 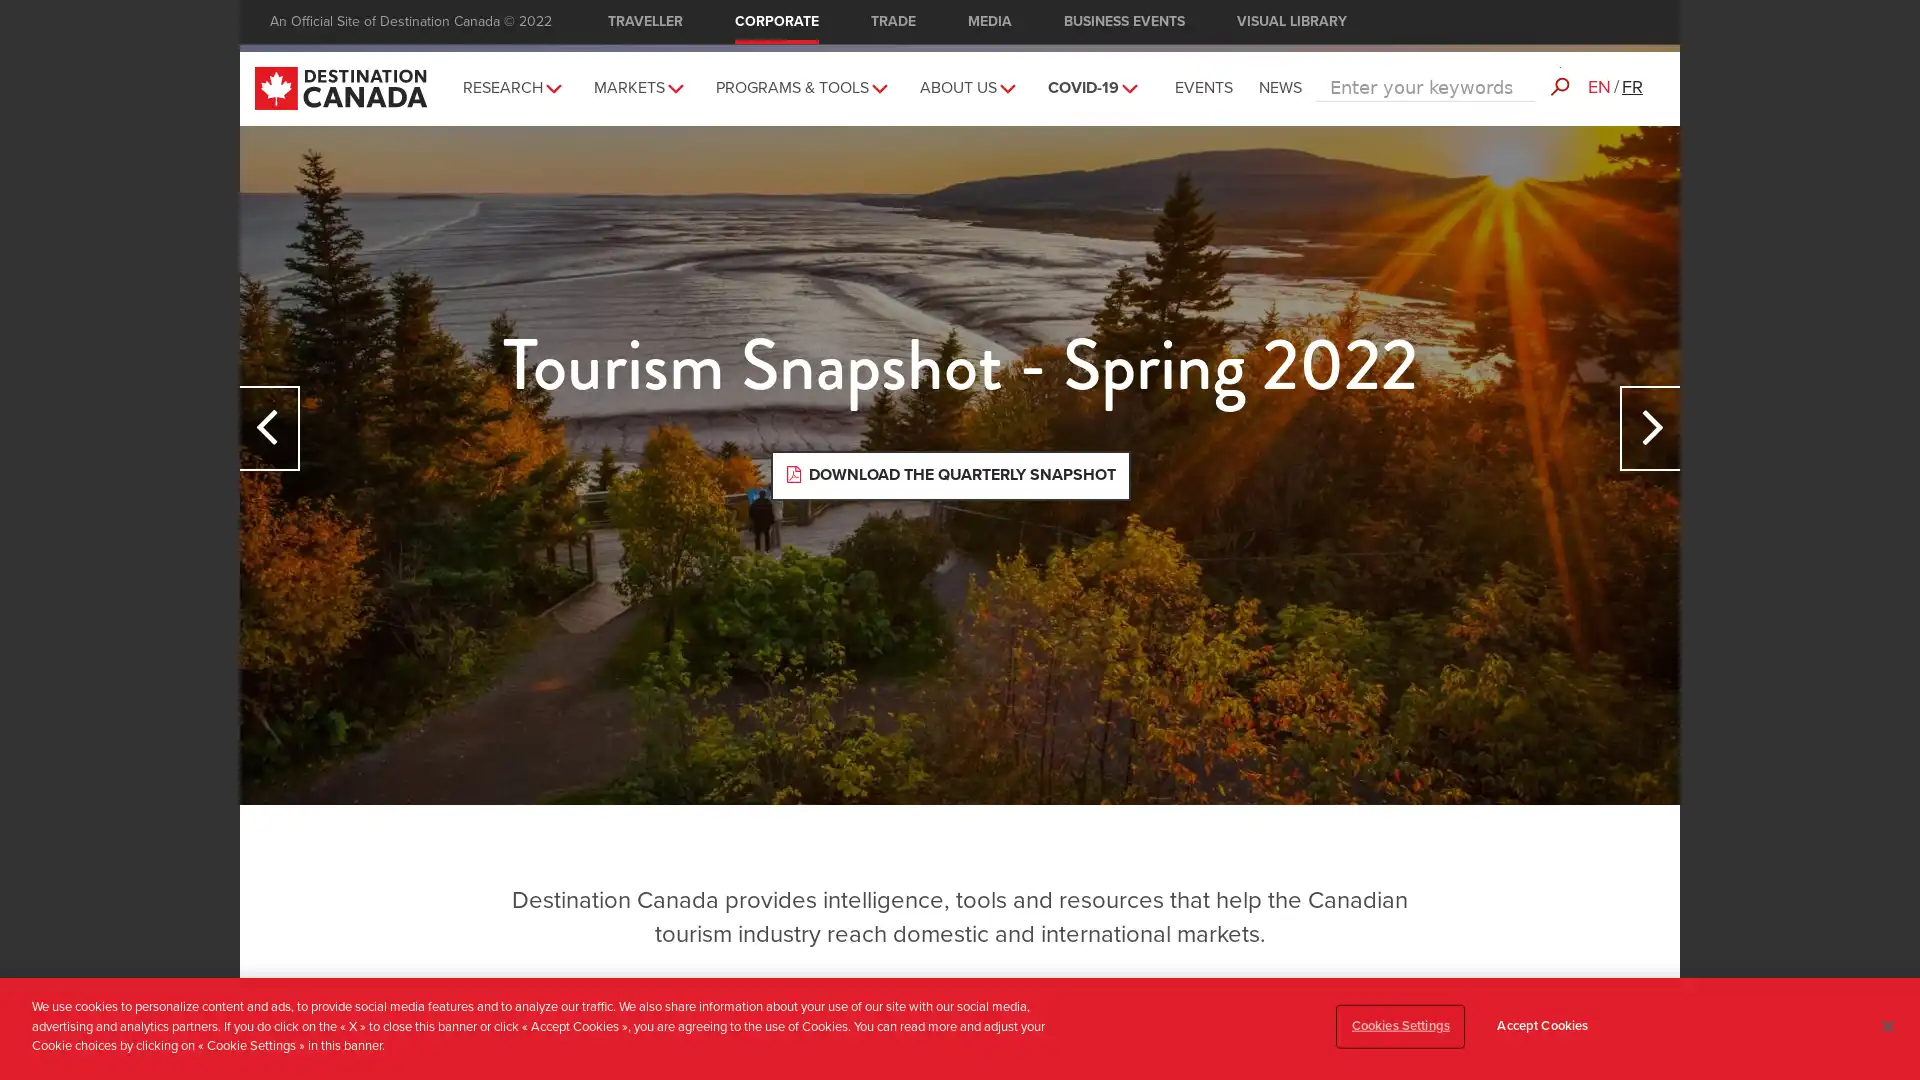 What do you see at coordinates (548, 80) in the screenshot?
I see `Expand` at bounding box center [548, 80].